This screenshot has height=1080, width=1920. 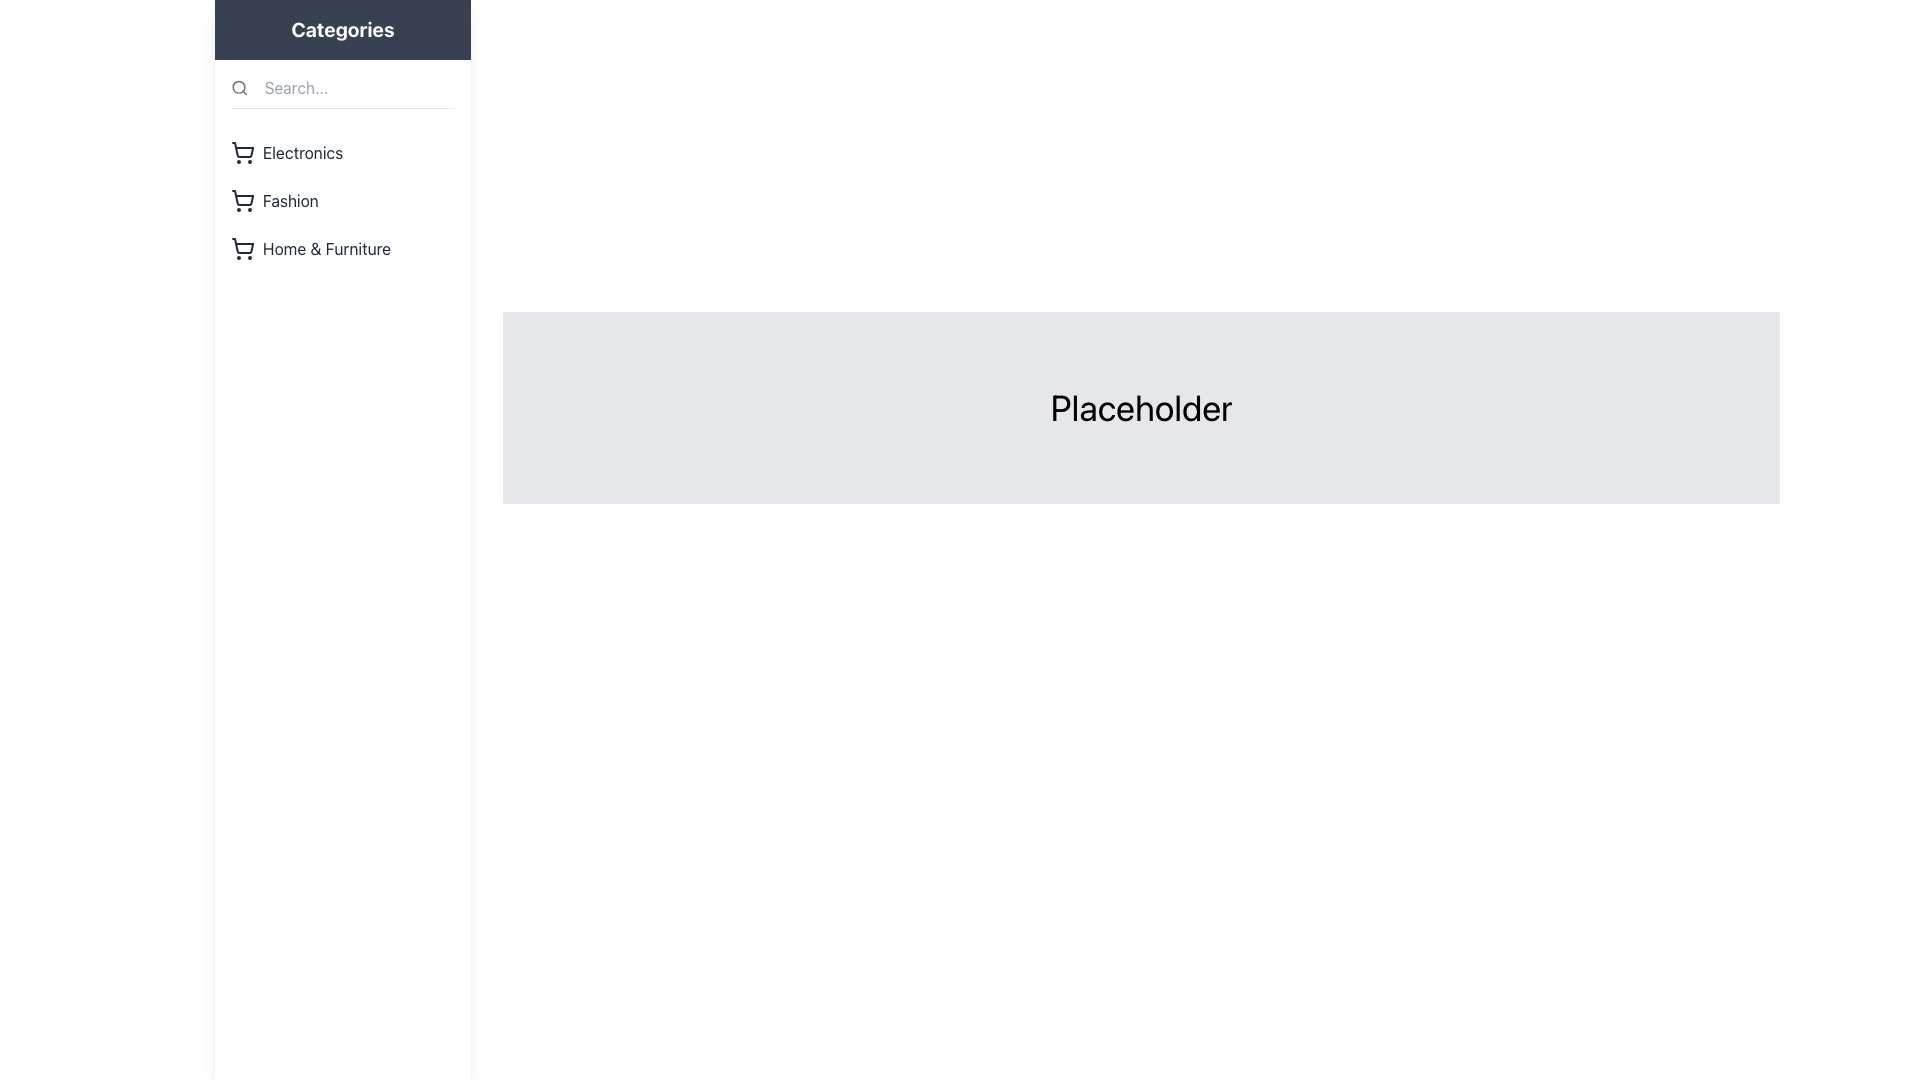 I want to click on the 'Fashion' navigation link, which is the second item in the vertical list within the 'Categories' section, so click(x=342, y=200).